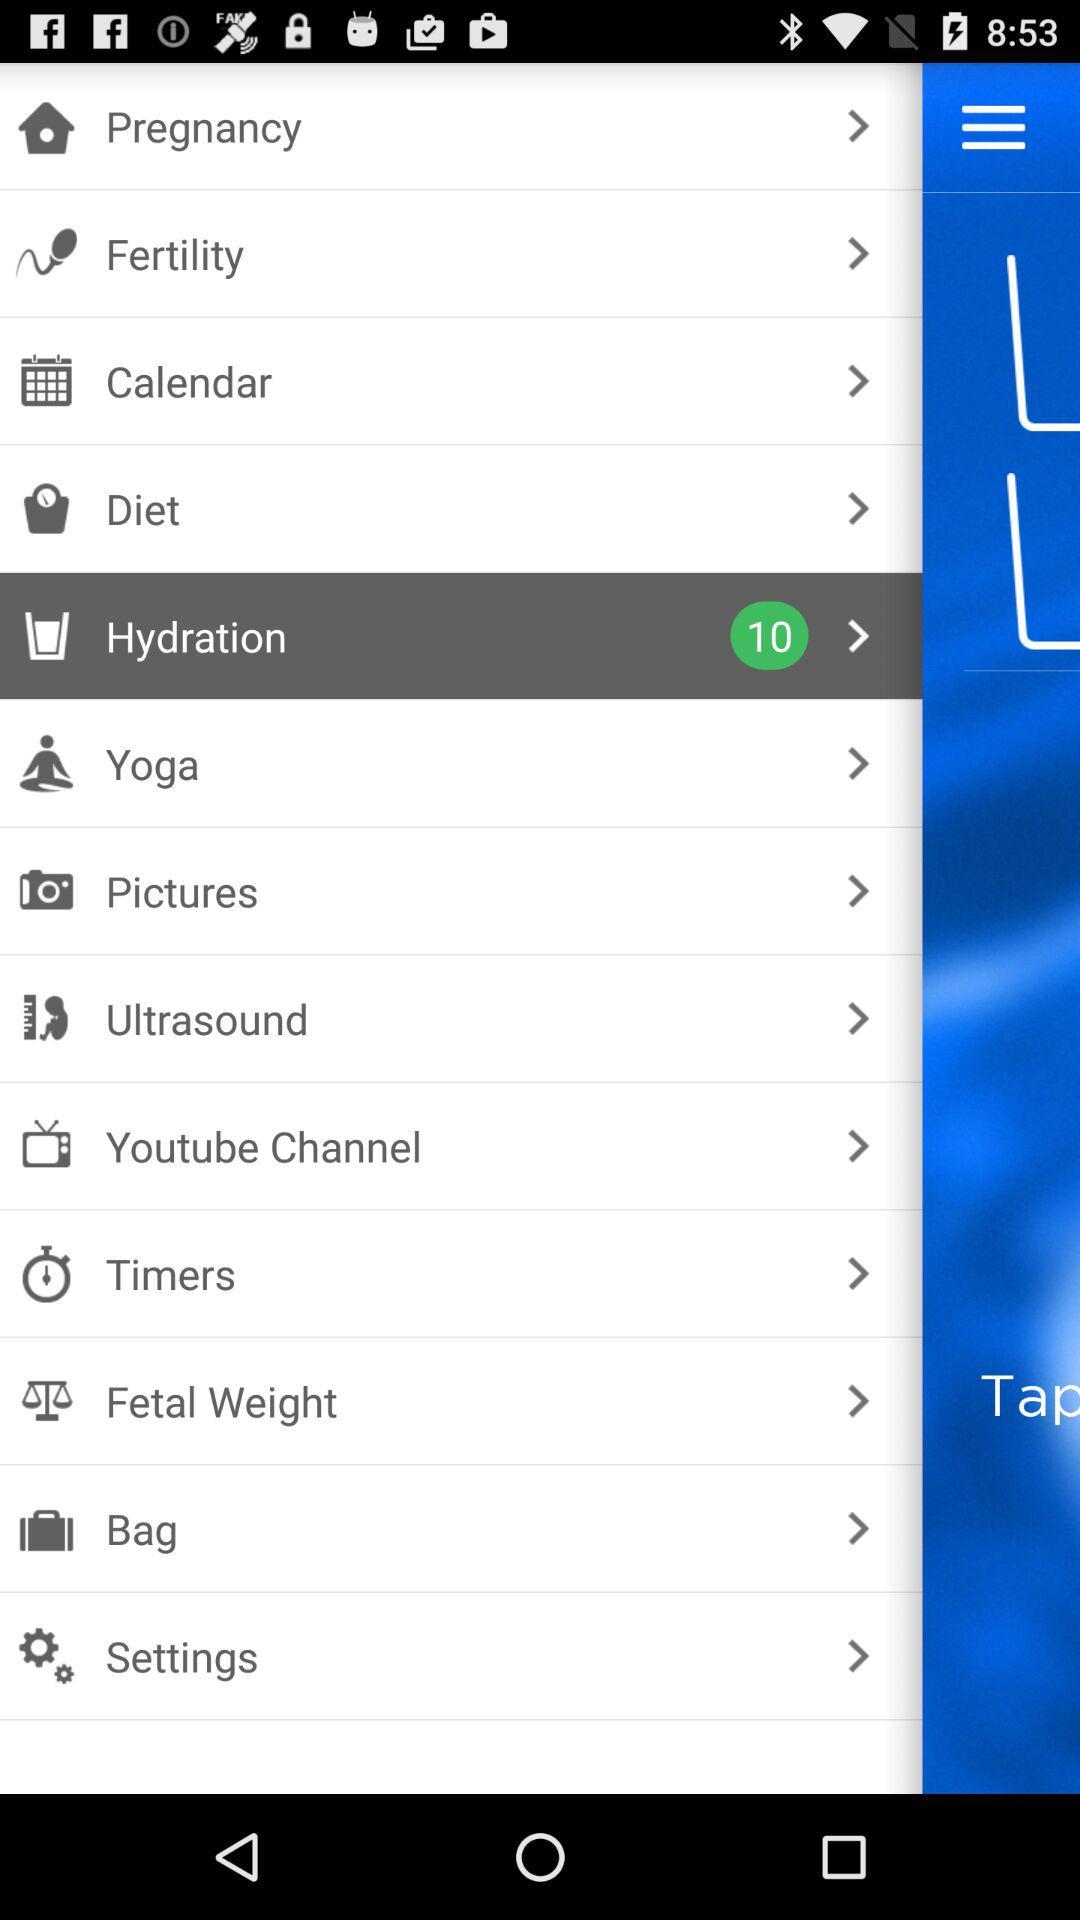 Image resolution: width=1080 pixels, height=1920 pixels. What do you see at coordinates (857, 1018) in the screenshot?
I see `the icon next to the ultrasound item` at bounding box center [857, 1018].